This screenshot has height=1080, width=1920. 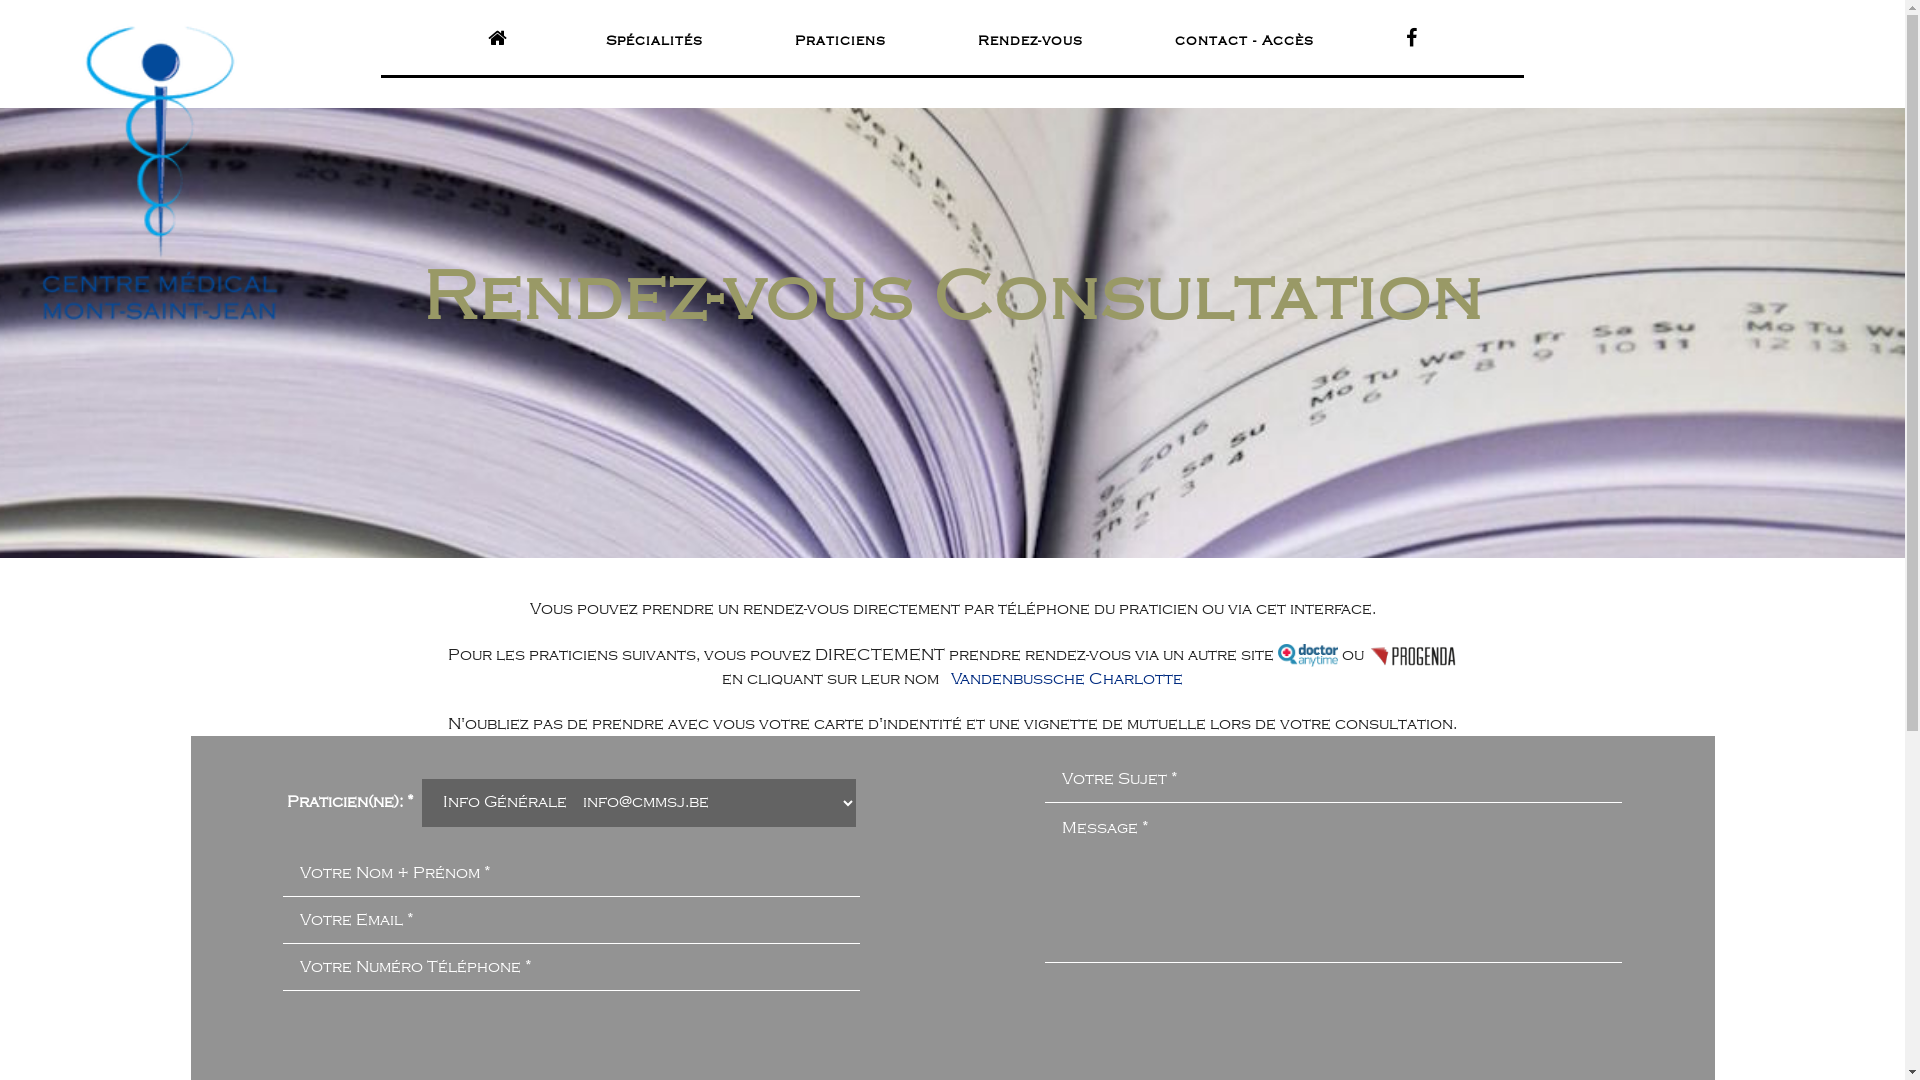 What do you see at coordinates (1030, 41) in the screenshot?
I see `'Rendez-vous'` at bounding box center [1030, 41].